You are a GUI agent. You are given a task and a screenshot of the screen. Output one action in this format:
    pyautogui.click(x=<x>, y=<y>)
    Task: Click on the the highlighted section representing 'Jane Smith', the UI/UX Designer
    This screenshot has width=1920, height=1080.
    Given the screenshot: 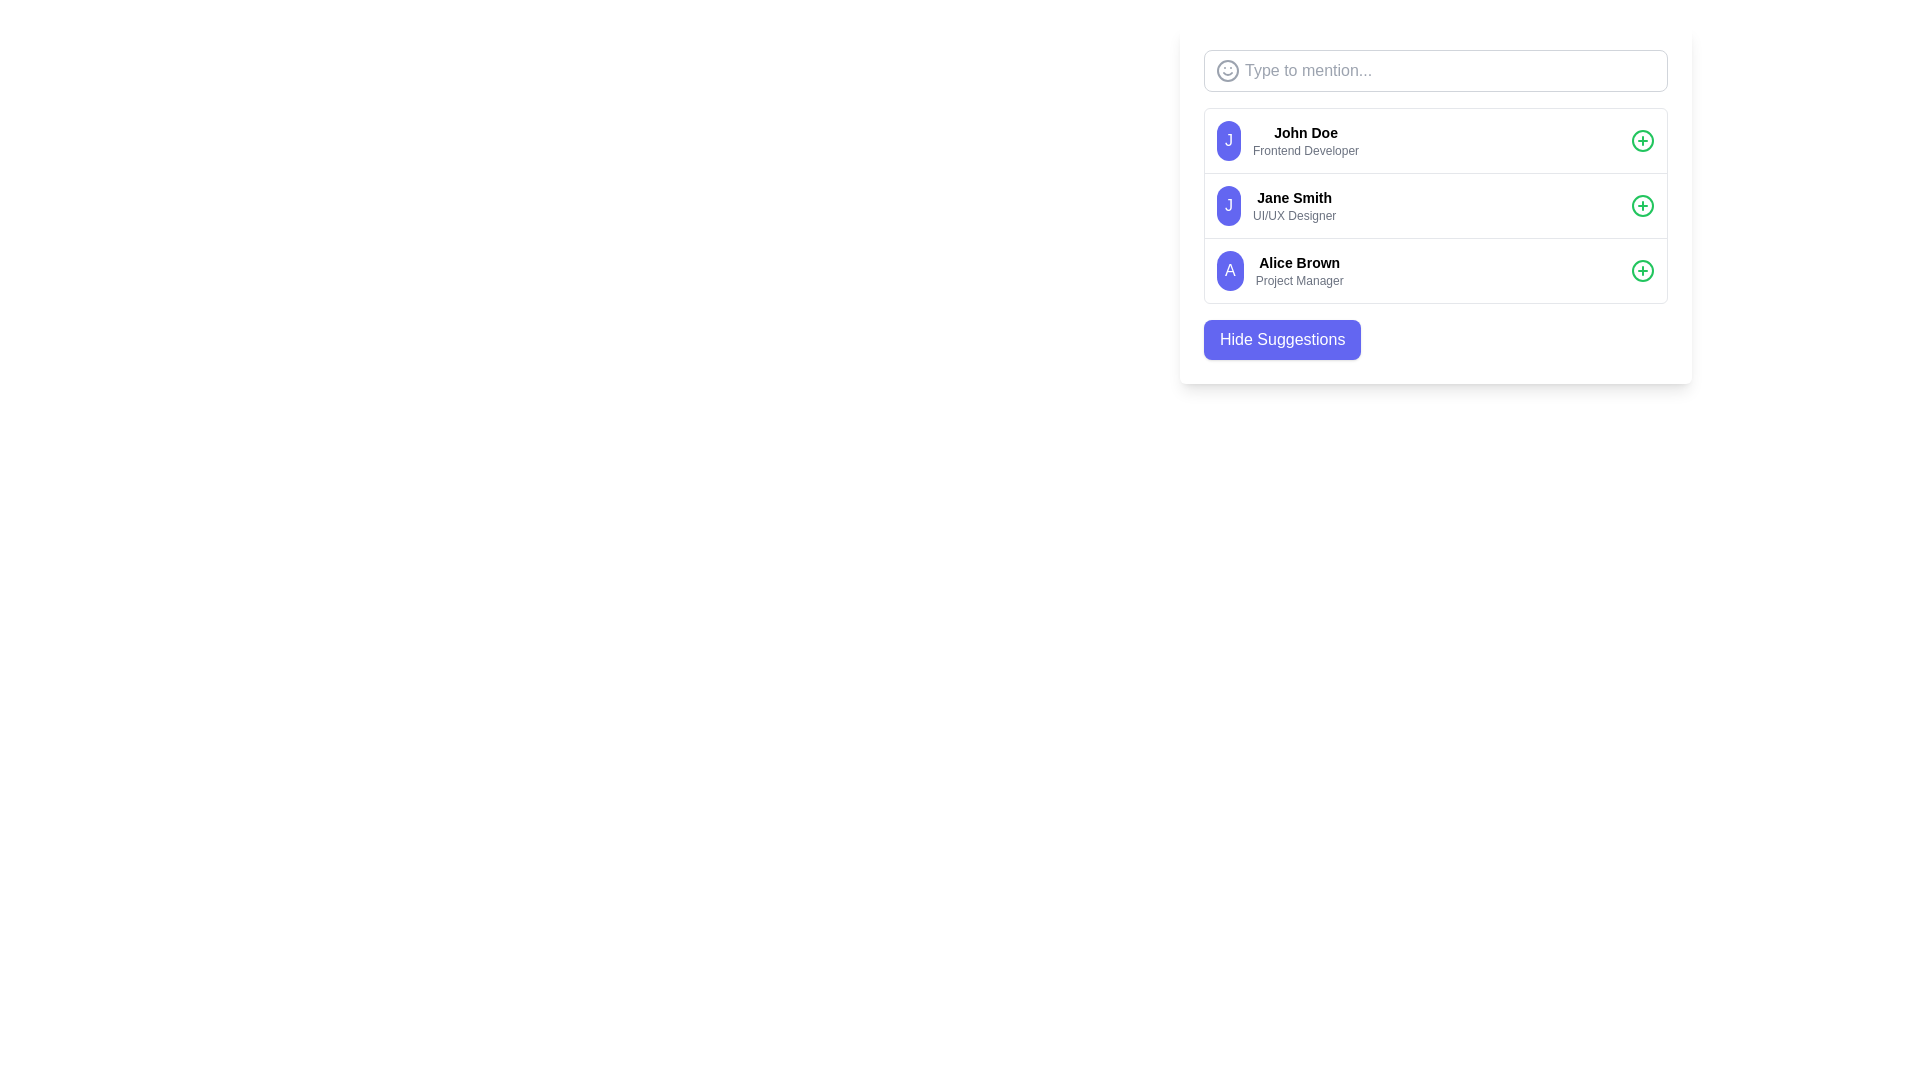 What is the action you would take?
    pyautogui.click(x=1434, y=205)
    